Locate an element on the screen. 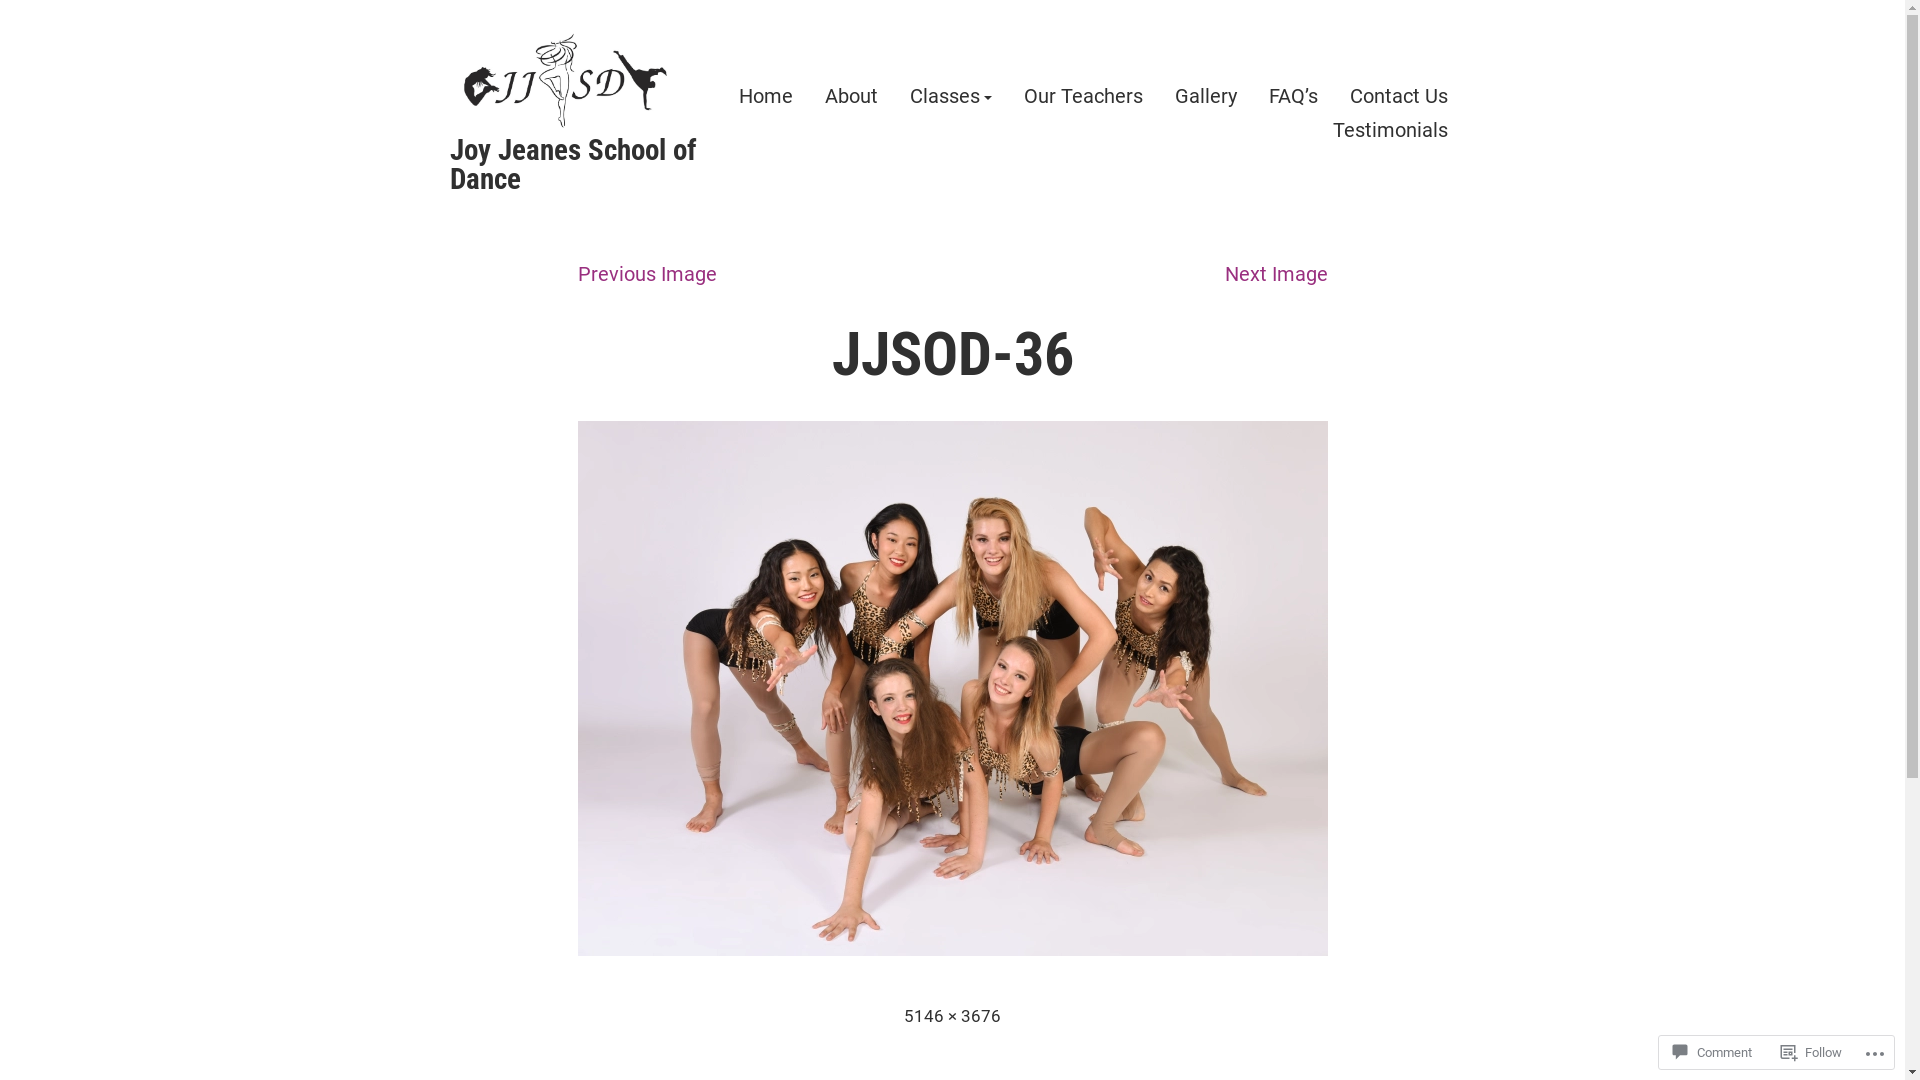 The height and width of the screenshot is (1080, 1920). 'Next Image' is located at coordinates (1274, 273).